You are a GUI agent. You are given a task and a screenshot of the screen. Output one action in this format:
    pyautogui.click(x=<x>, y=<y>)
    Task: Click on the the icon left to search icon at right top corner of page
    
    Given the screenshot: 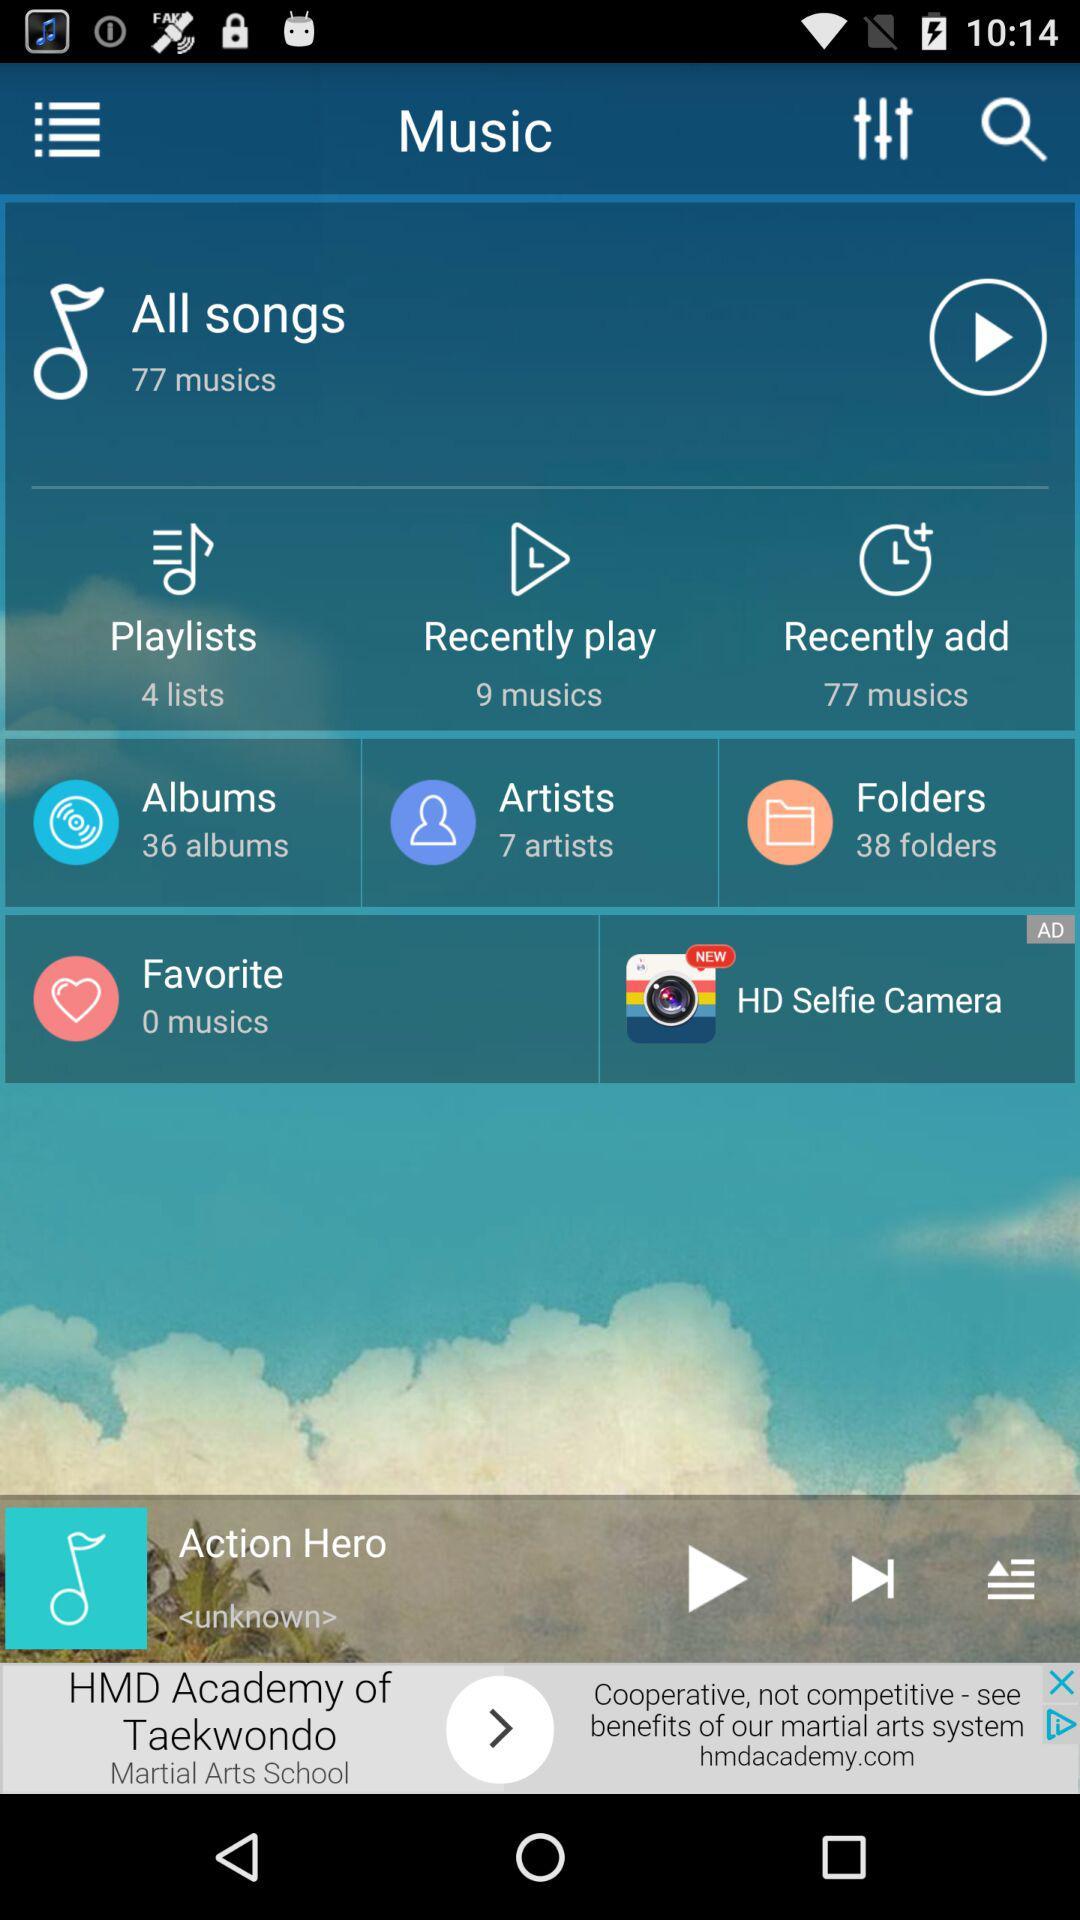 What is the action you would take?
    pyautogui.click(x=882, y=127)
    